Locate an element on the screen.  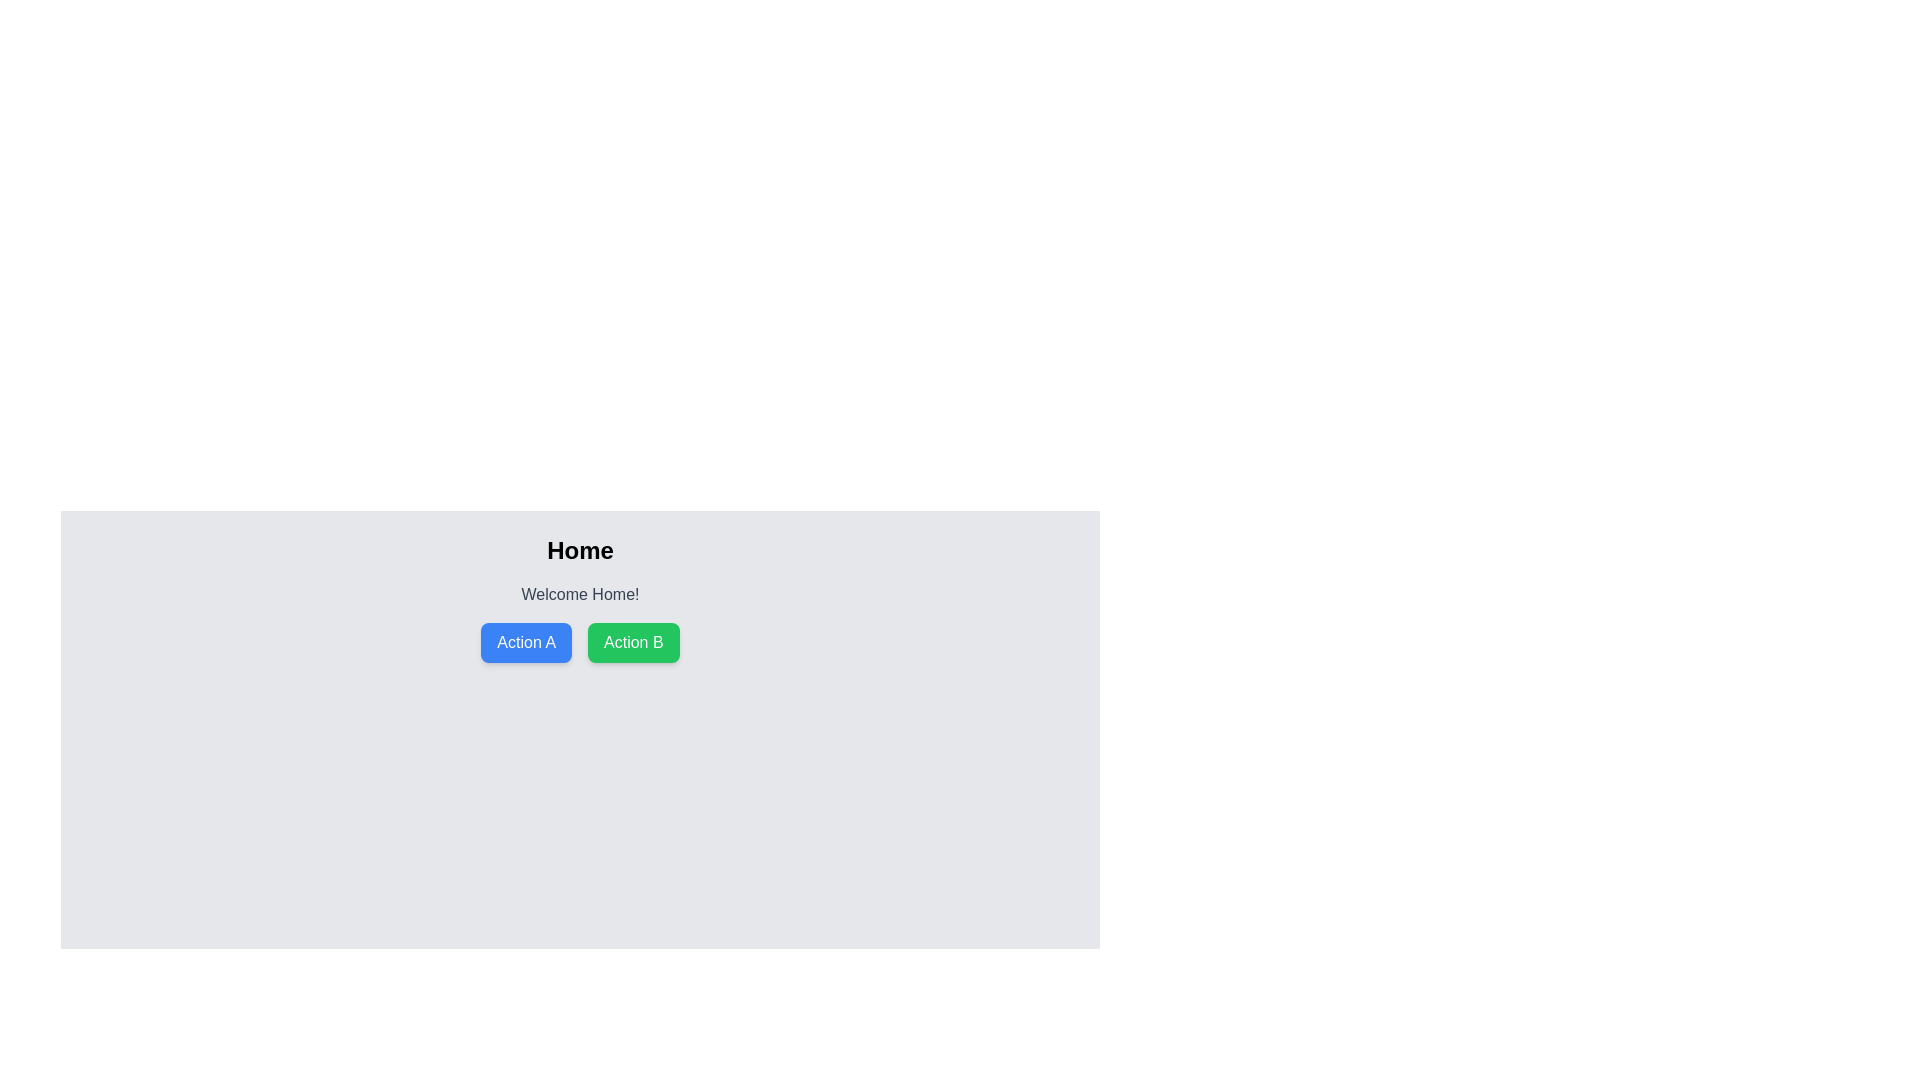
the static text serving as a welcoming message, which is positioned below the 'Home' title and above the 'Action A' and 'Action B' buttons is located at coordinates (579, 593).